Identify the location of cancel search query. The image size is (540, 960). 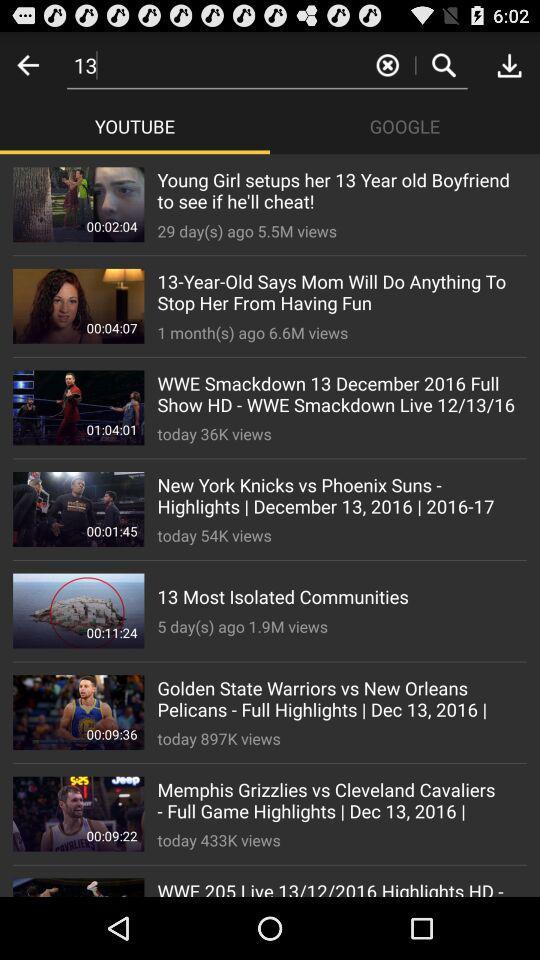
(387, 64).